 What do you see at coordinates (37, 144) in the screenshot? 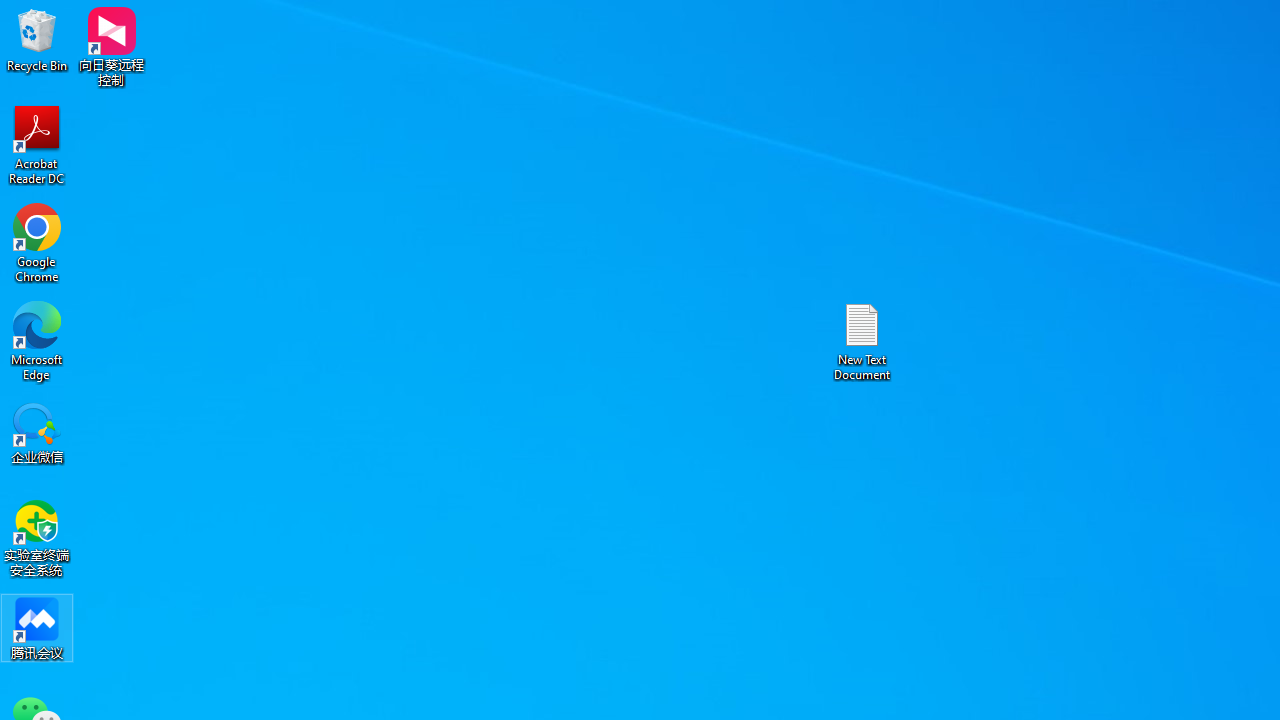
I see `'Acrobat Reader DC'` at bounding box center [37, 144].